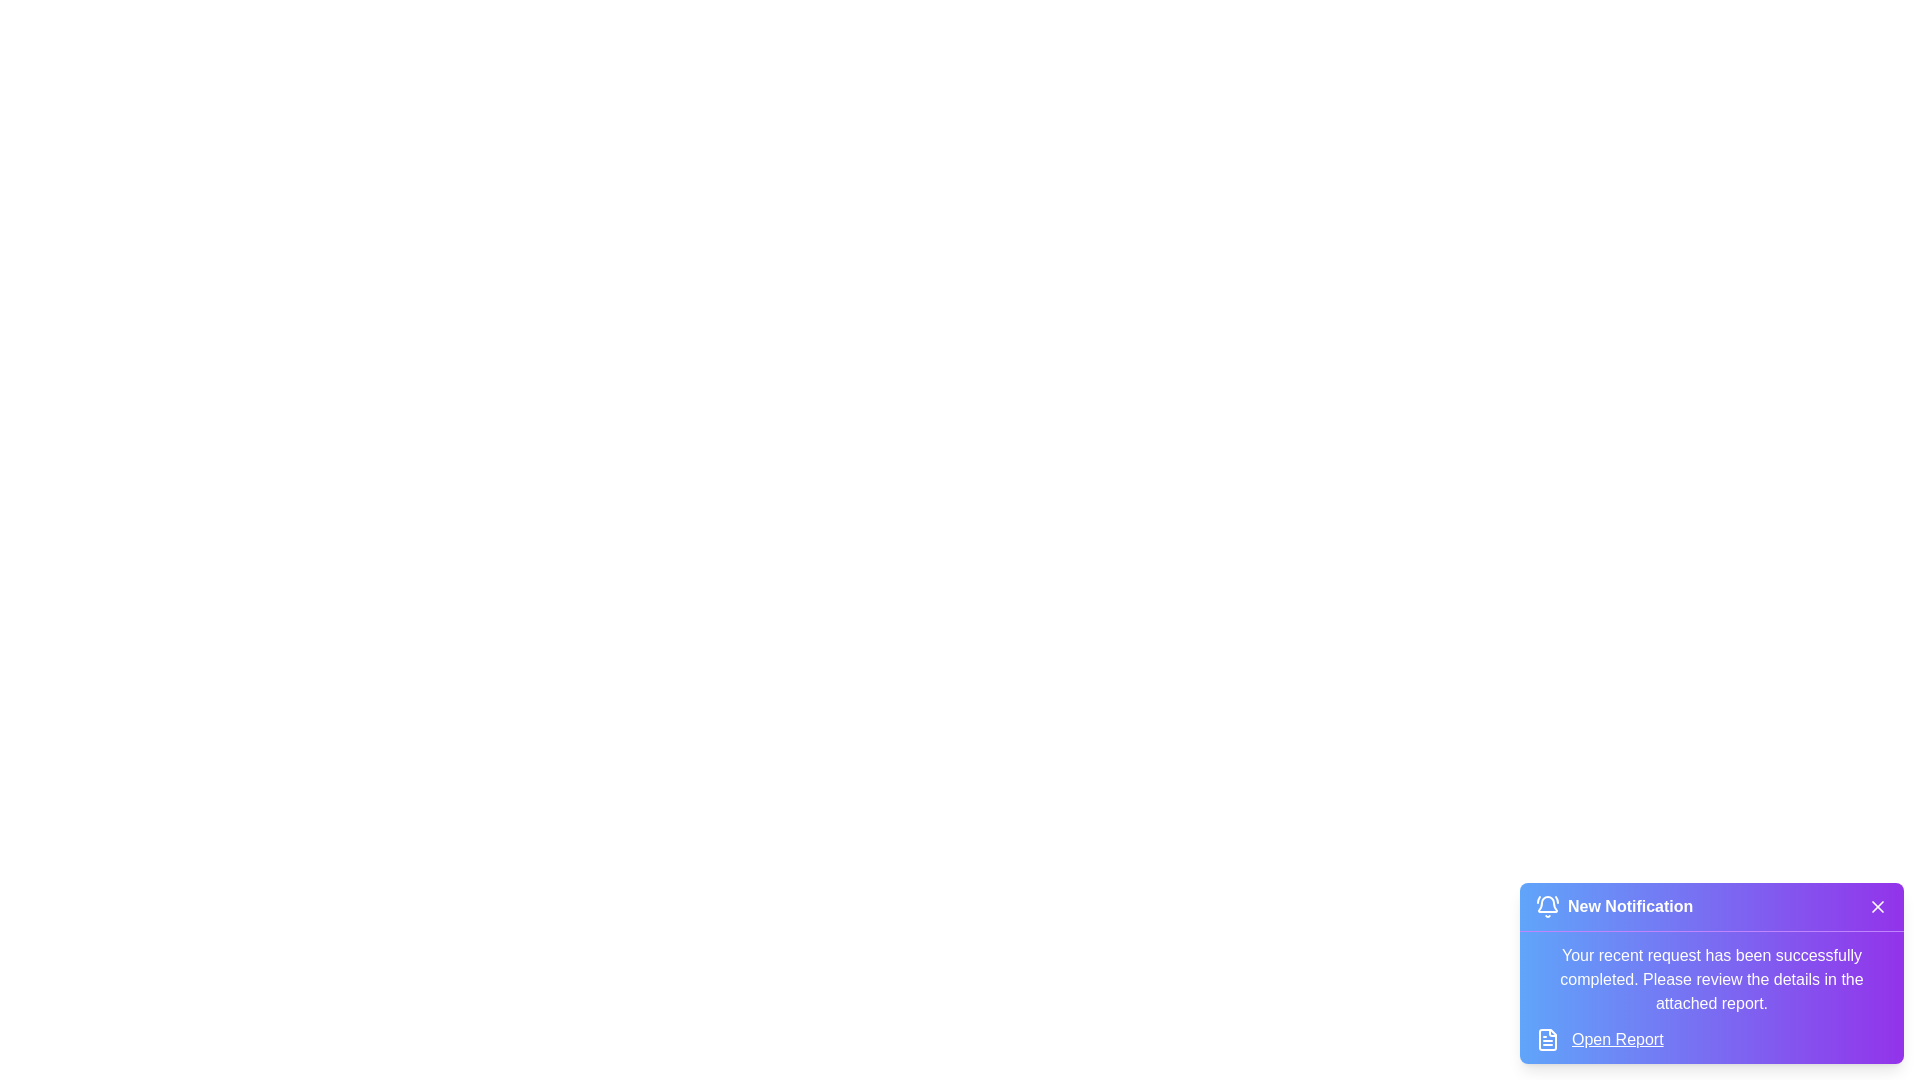 The width and height of the screenshot is (1920, 1080). Describe the element at coordinates (1614, 906) in the screenshot. I see `text displayed in the title or header of the notification located at the top-left corner of the card-style notification widget` at that location.